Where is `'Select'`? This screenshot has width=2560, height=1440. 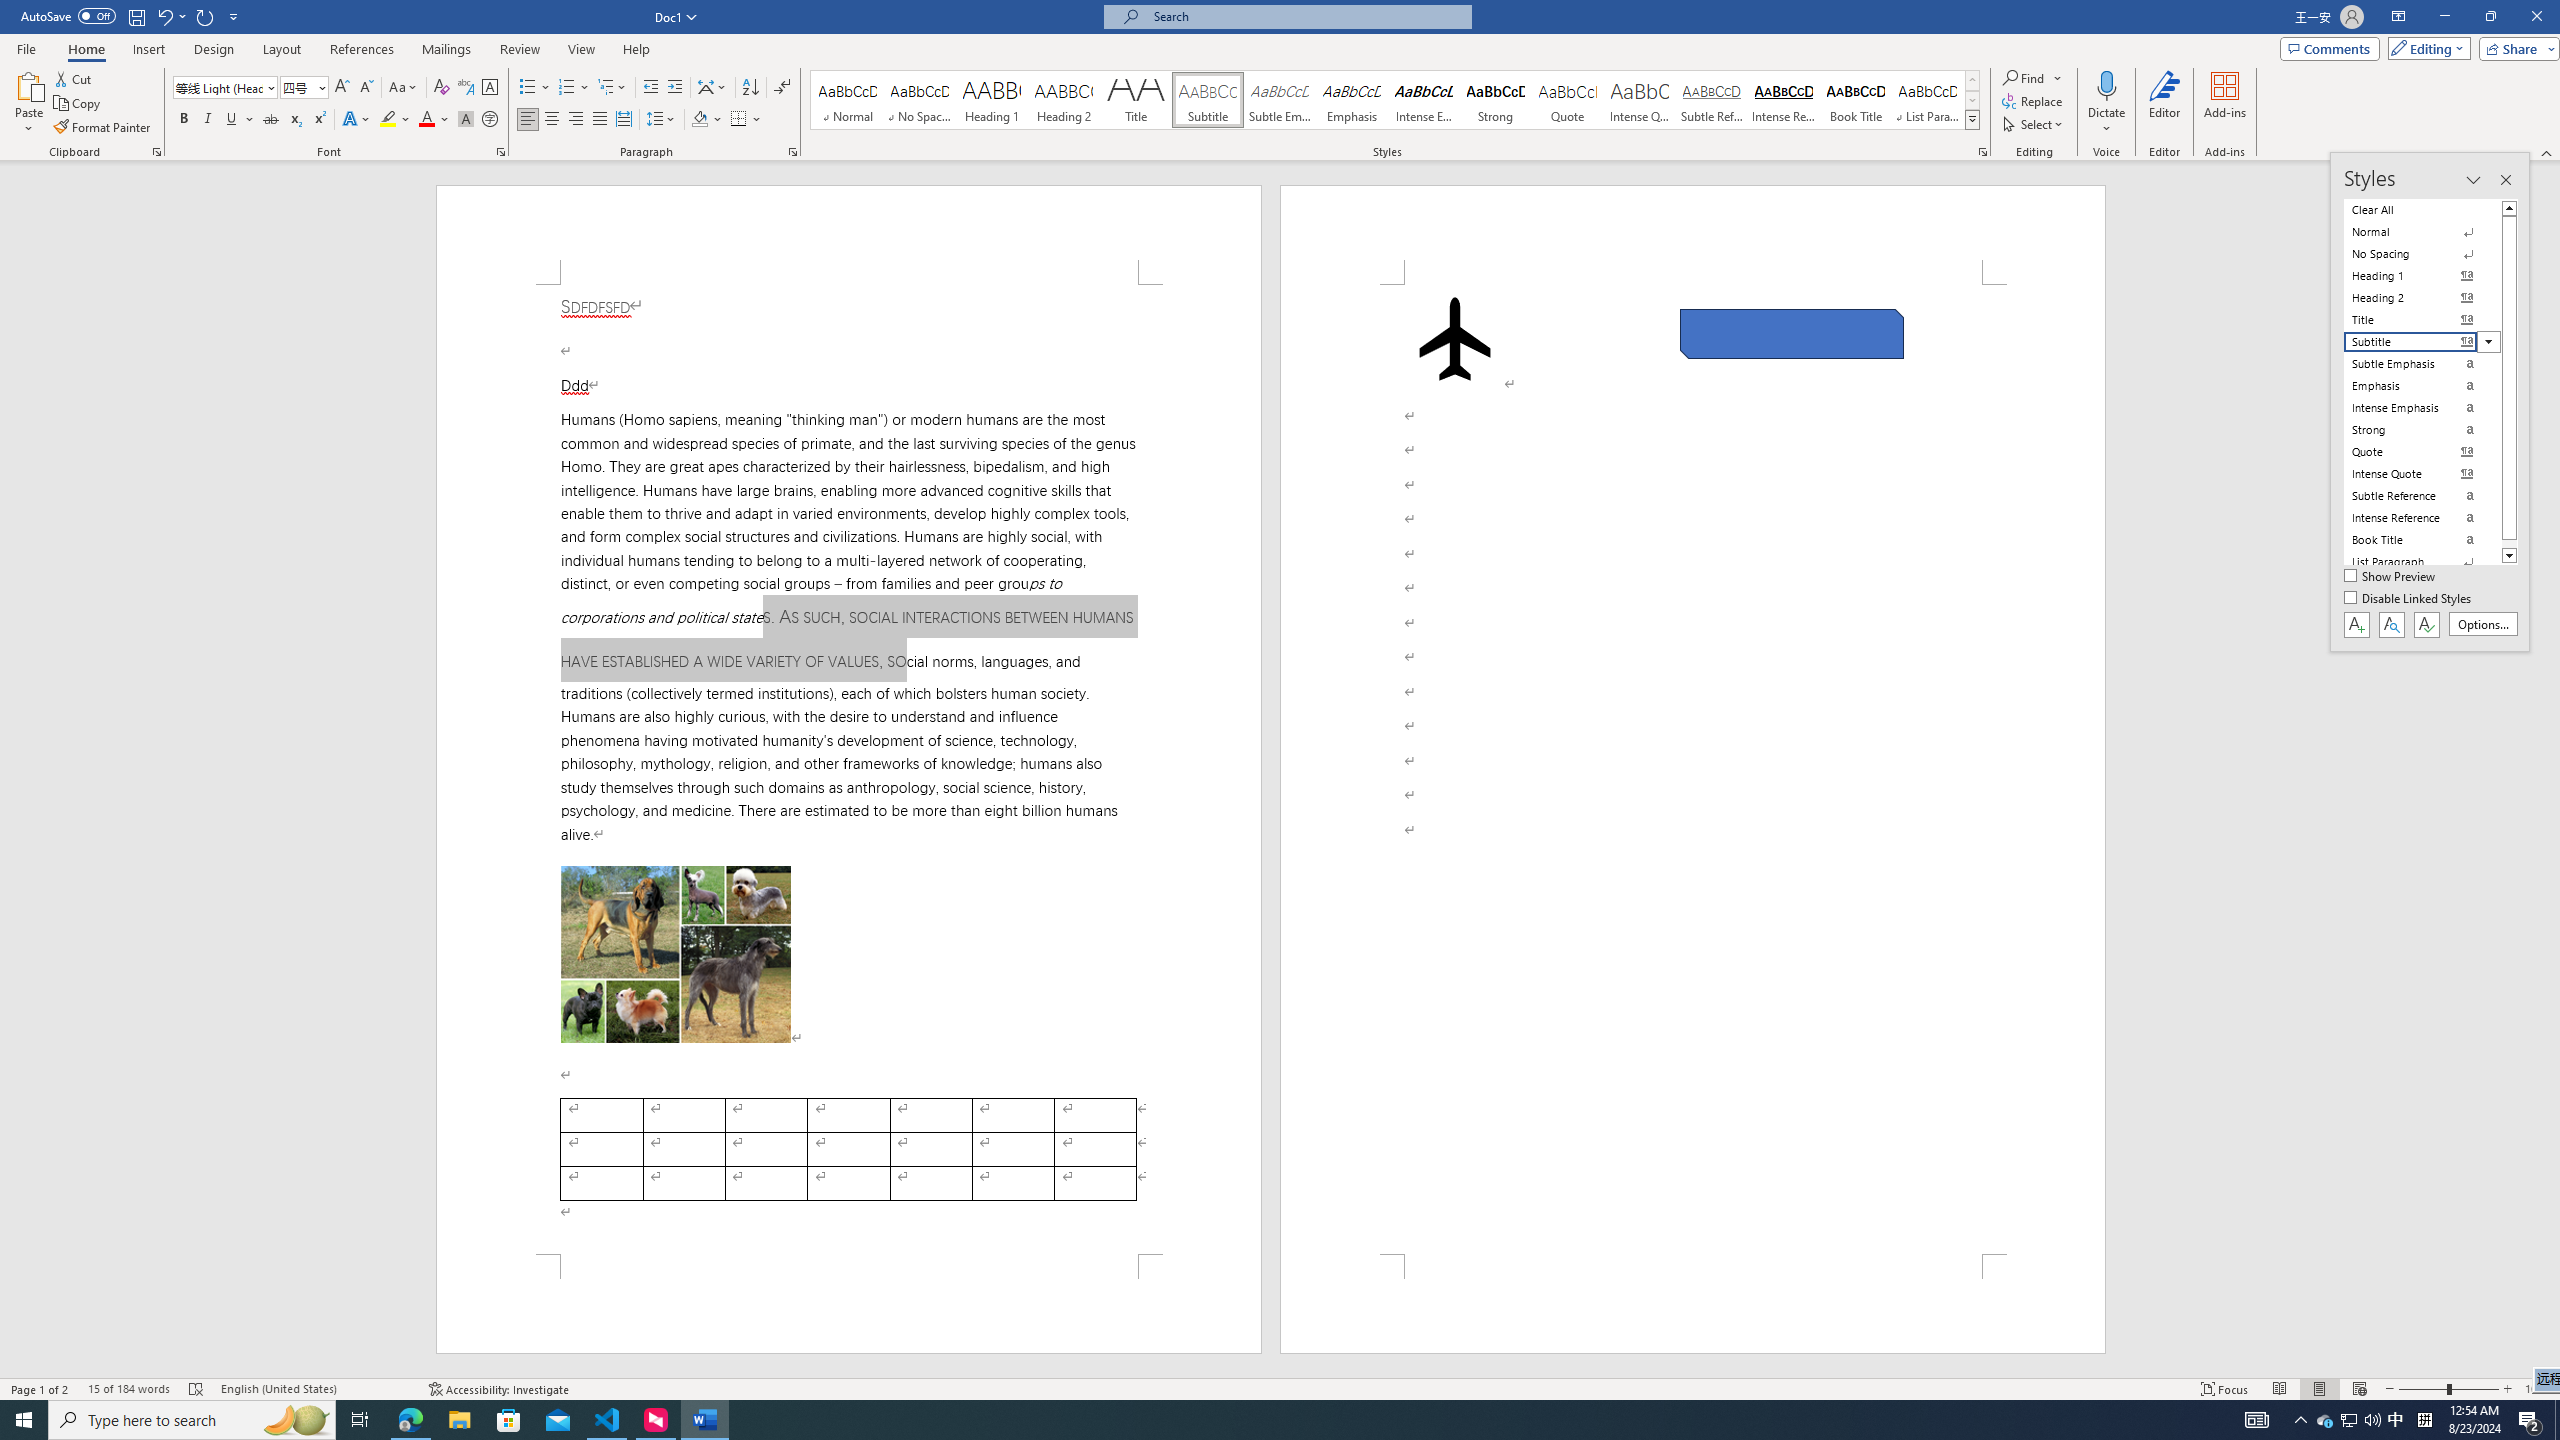
'Select' is located at coordinates (2034, 122).